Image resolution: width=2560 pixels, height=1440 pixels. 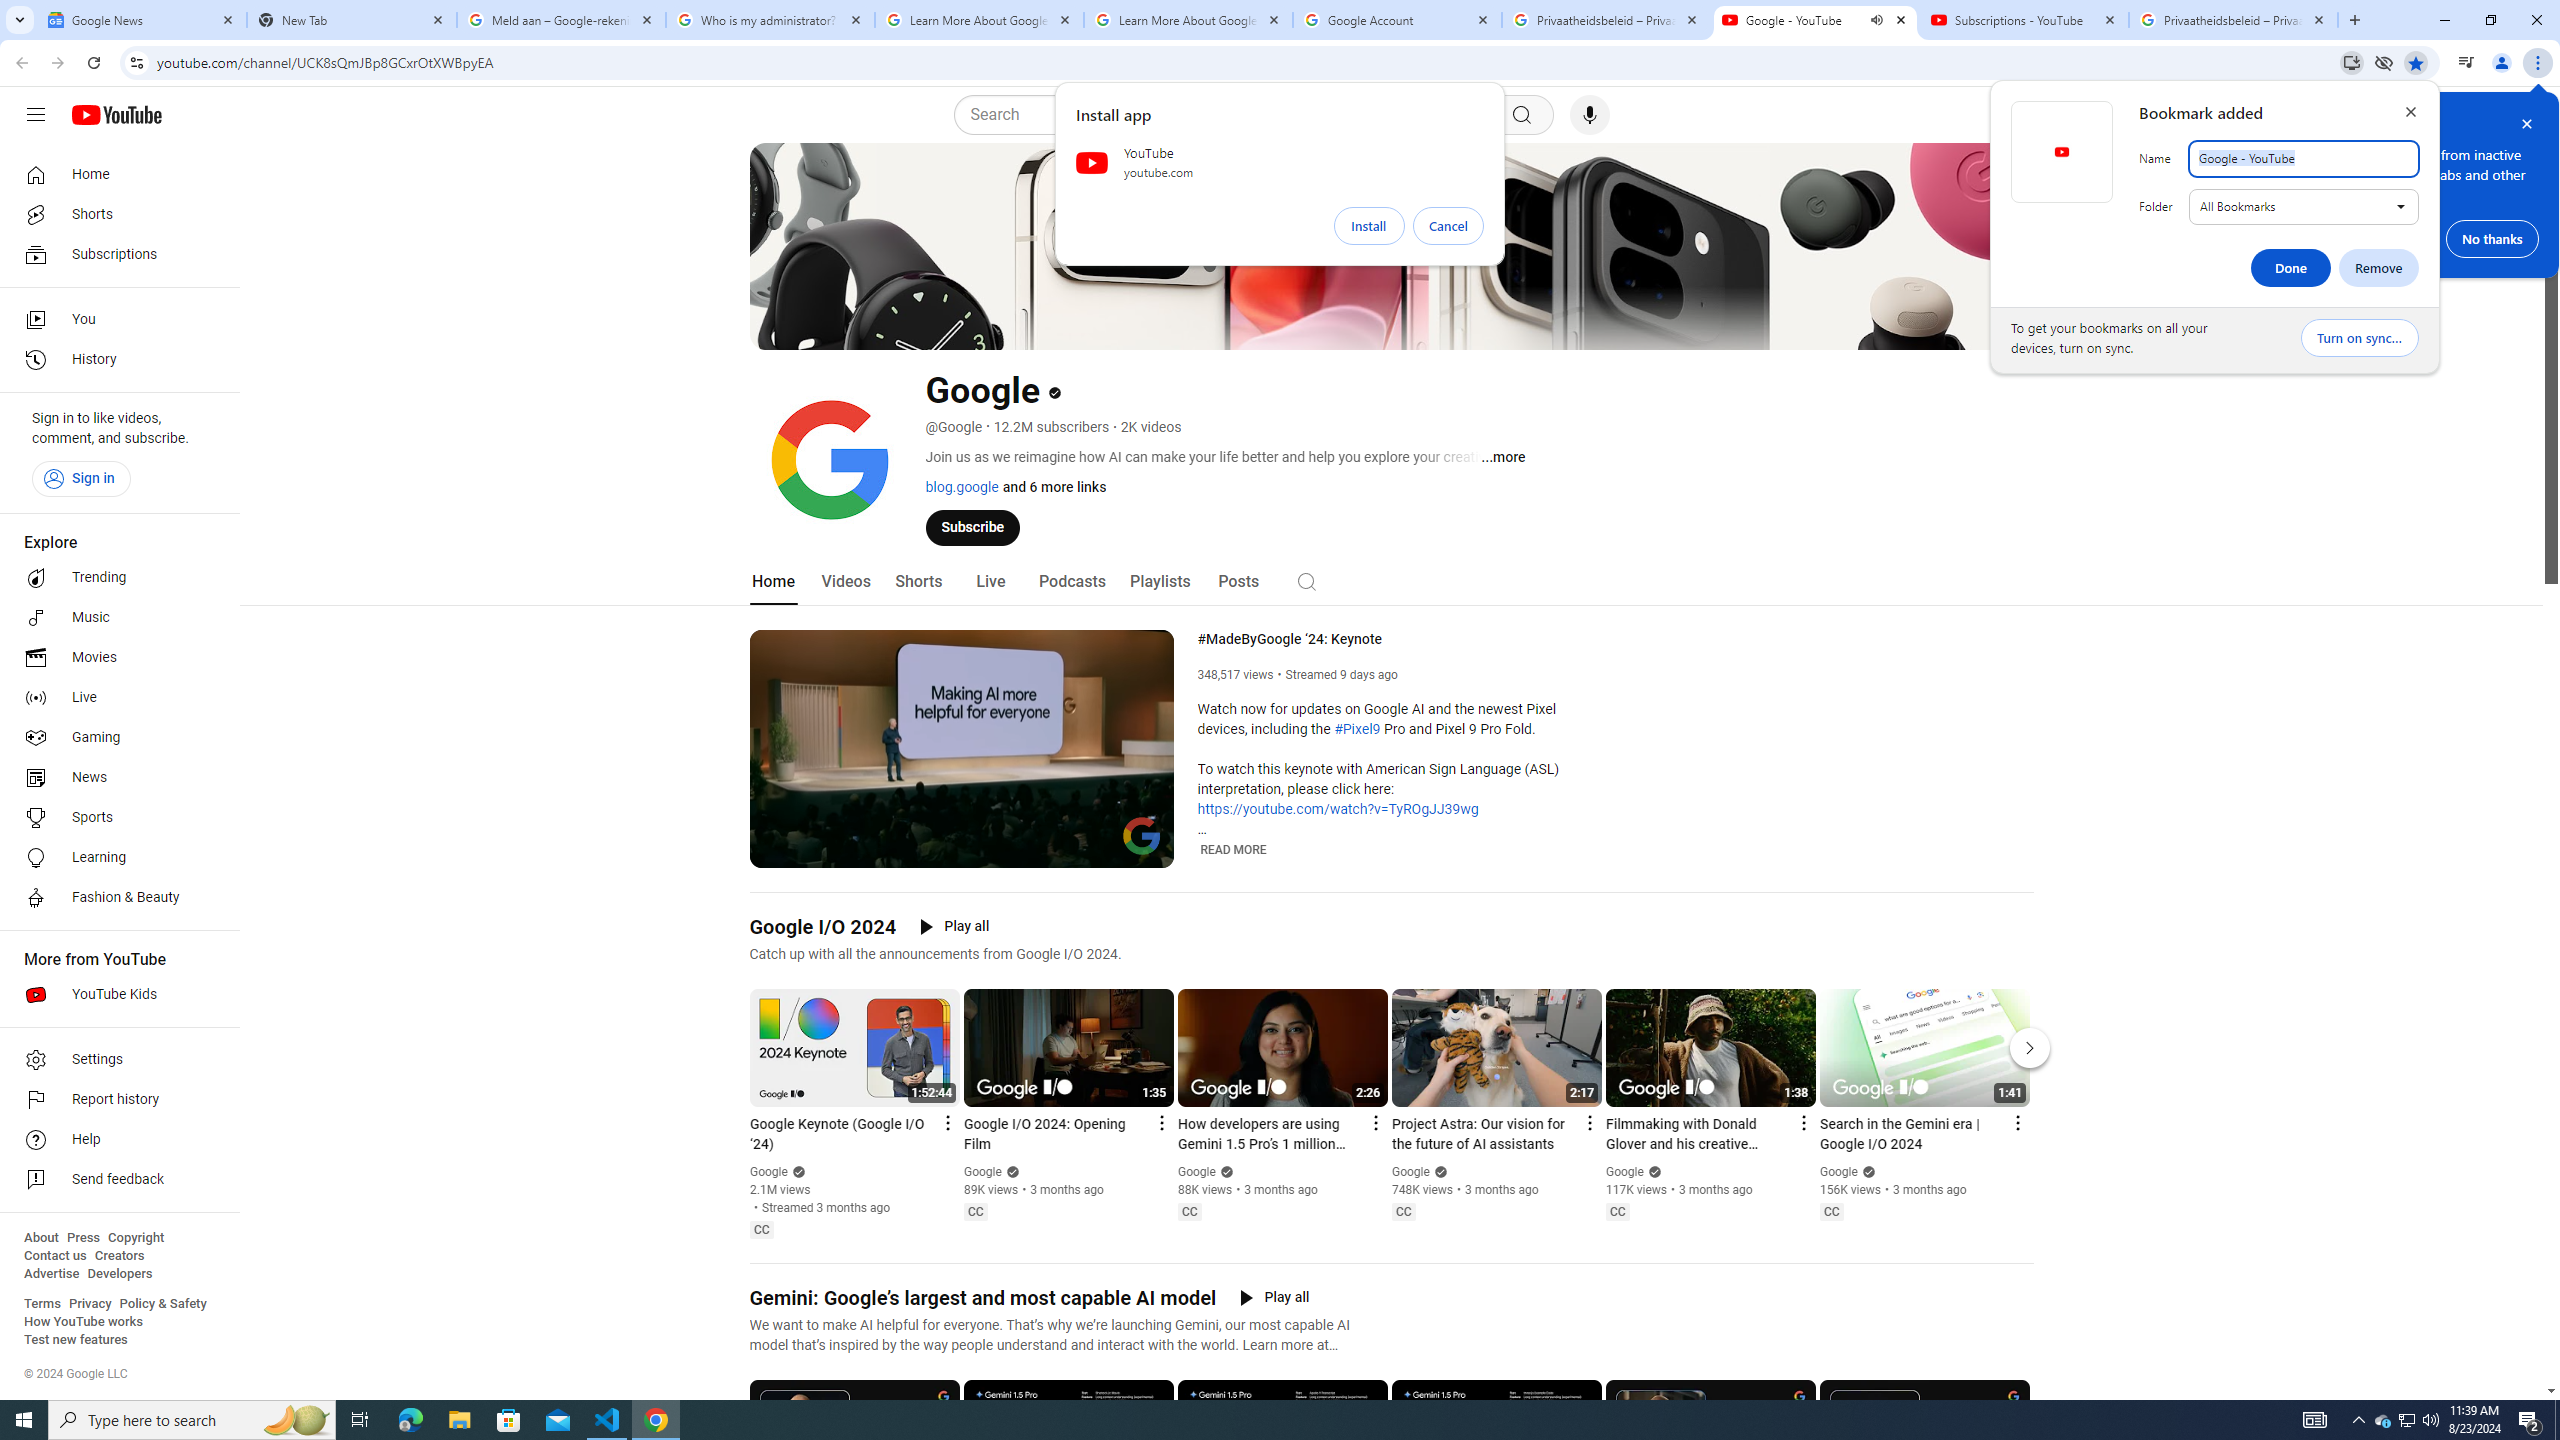 What do you see at coordinates (656, 1418) in the screenshot?
I see `'Google Chrome - 1 running window'` at bounding box center [656, 1418].